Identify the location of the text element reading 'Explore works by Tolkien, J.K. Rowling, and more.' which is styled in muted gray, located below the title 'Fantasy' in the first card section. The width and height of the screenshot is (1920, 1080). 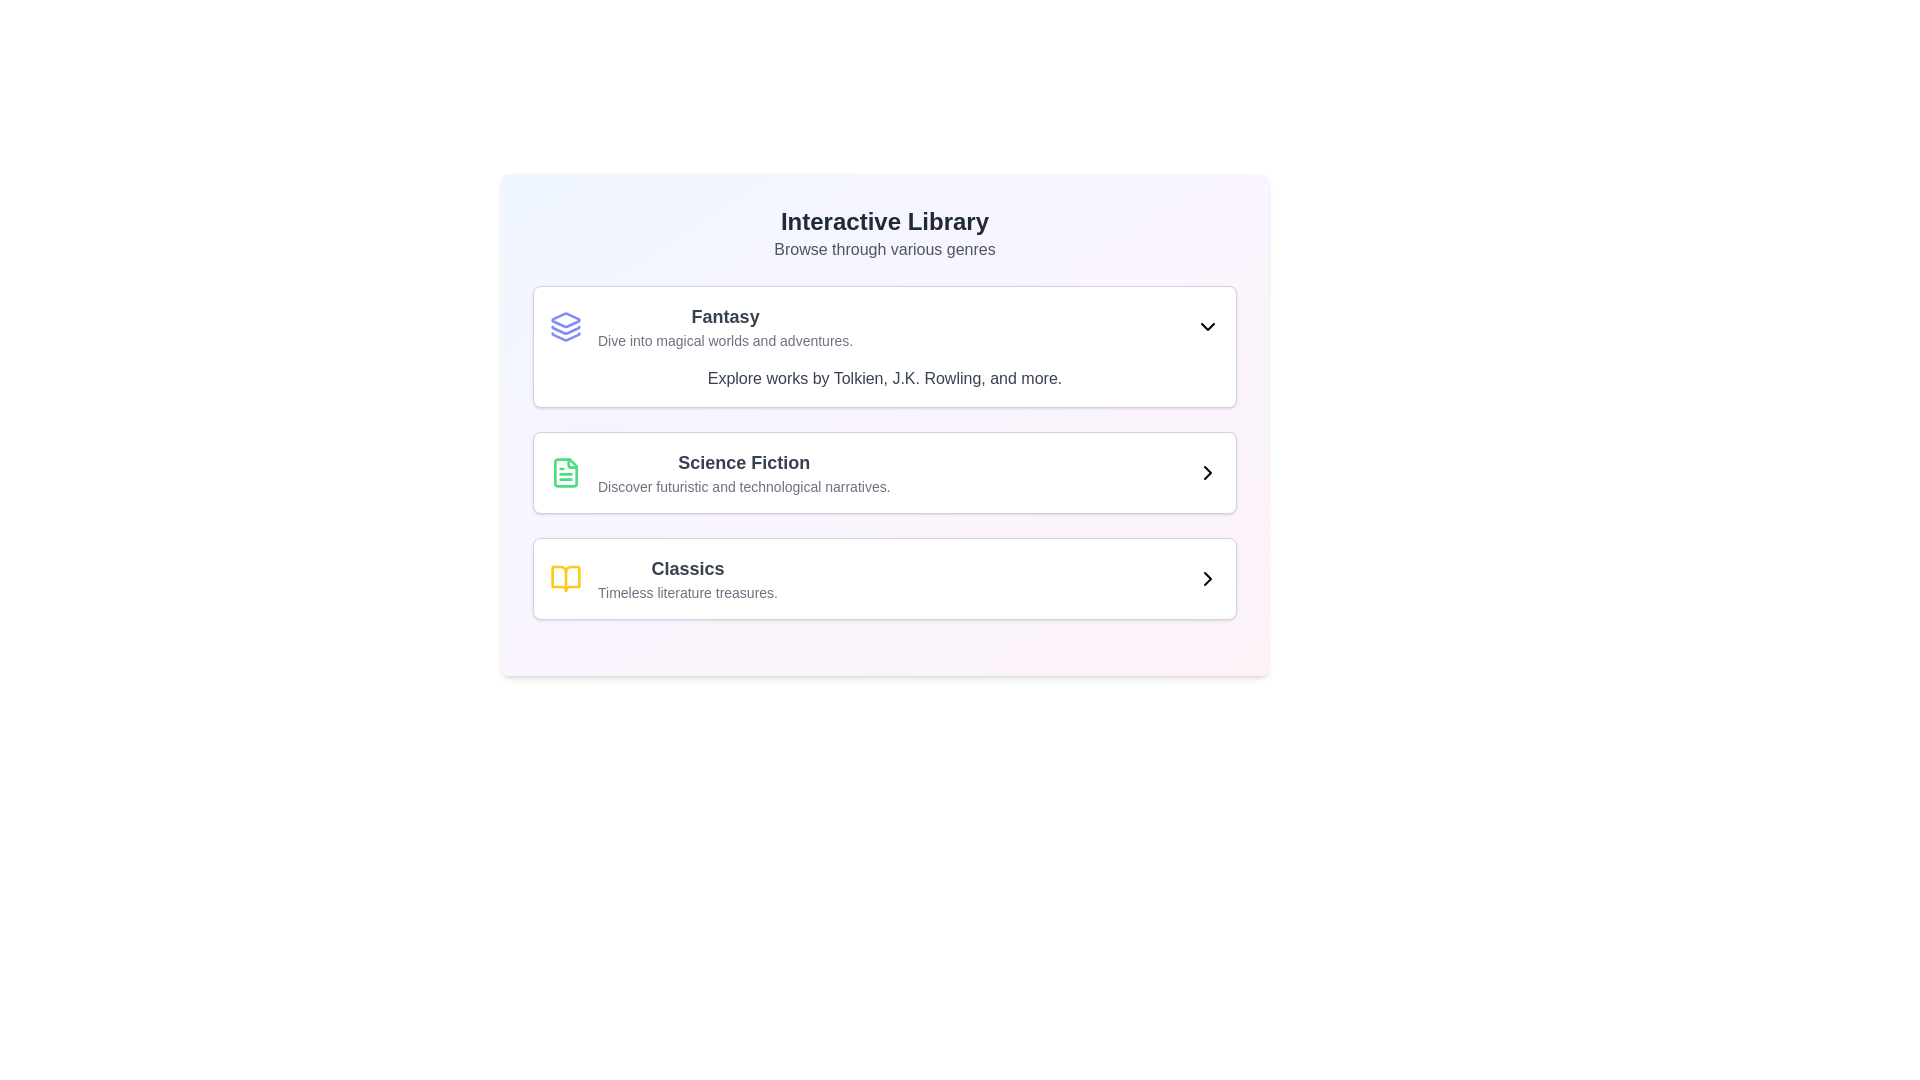
(883, 378).